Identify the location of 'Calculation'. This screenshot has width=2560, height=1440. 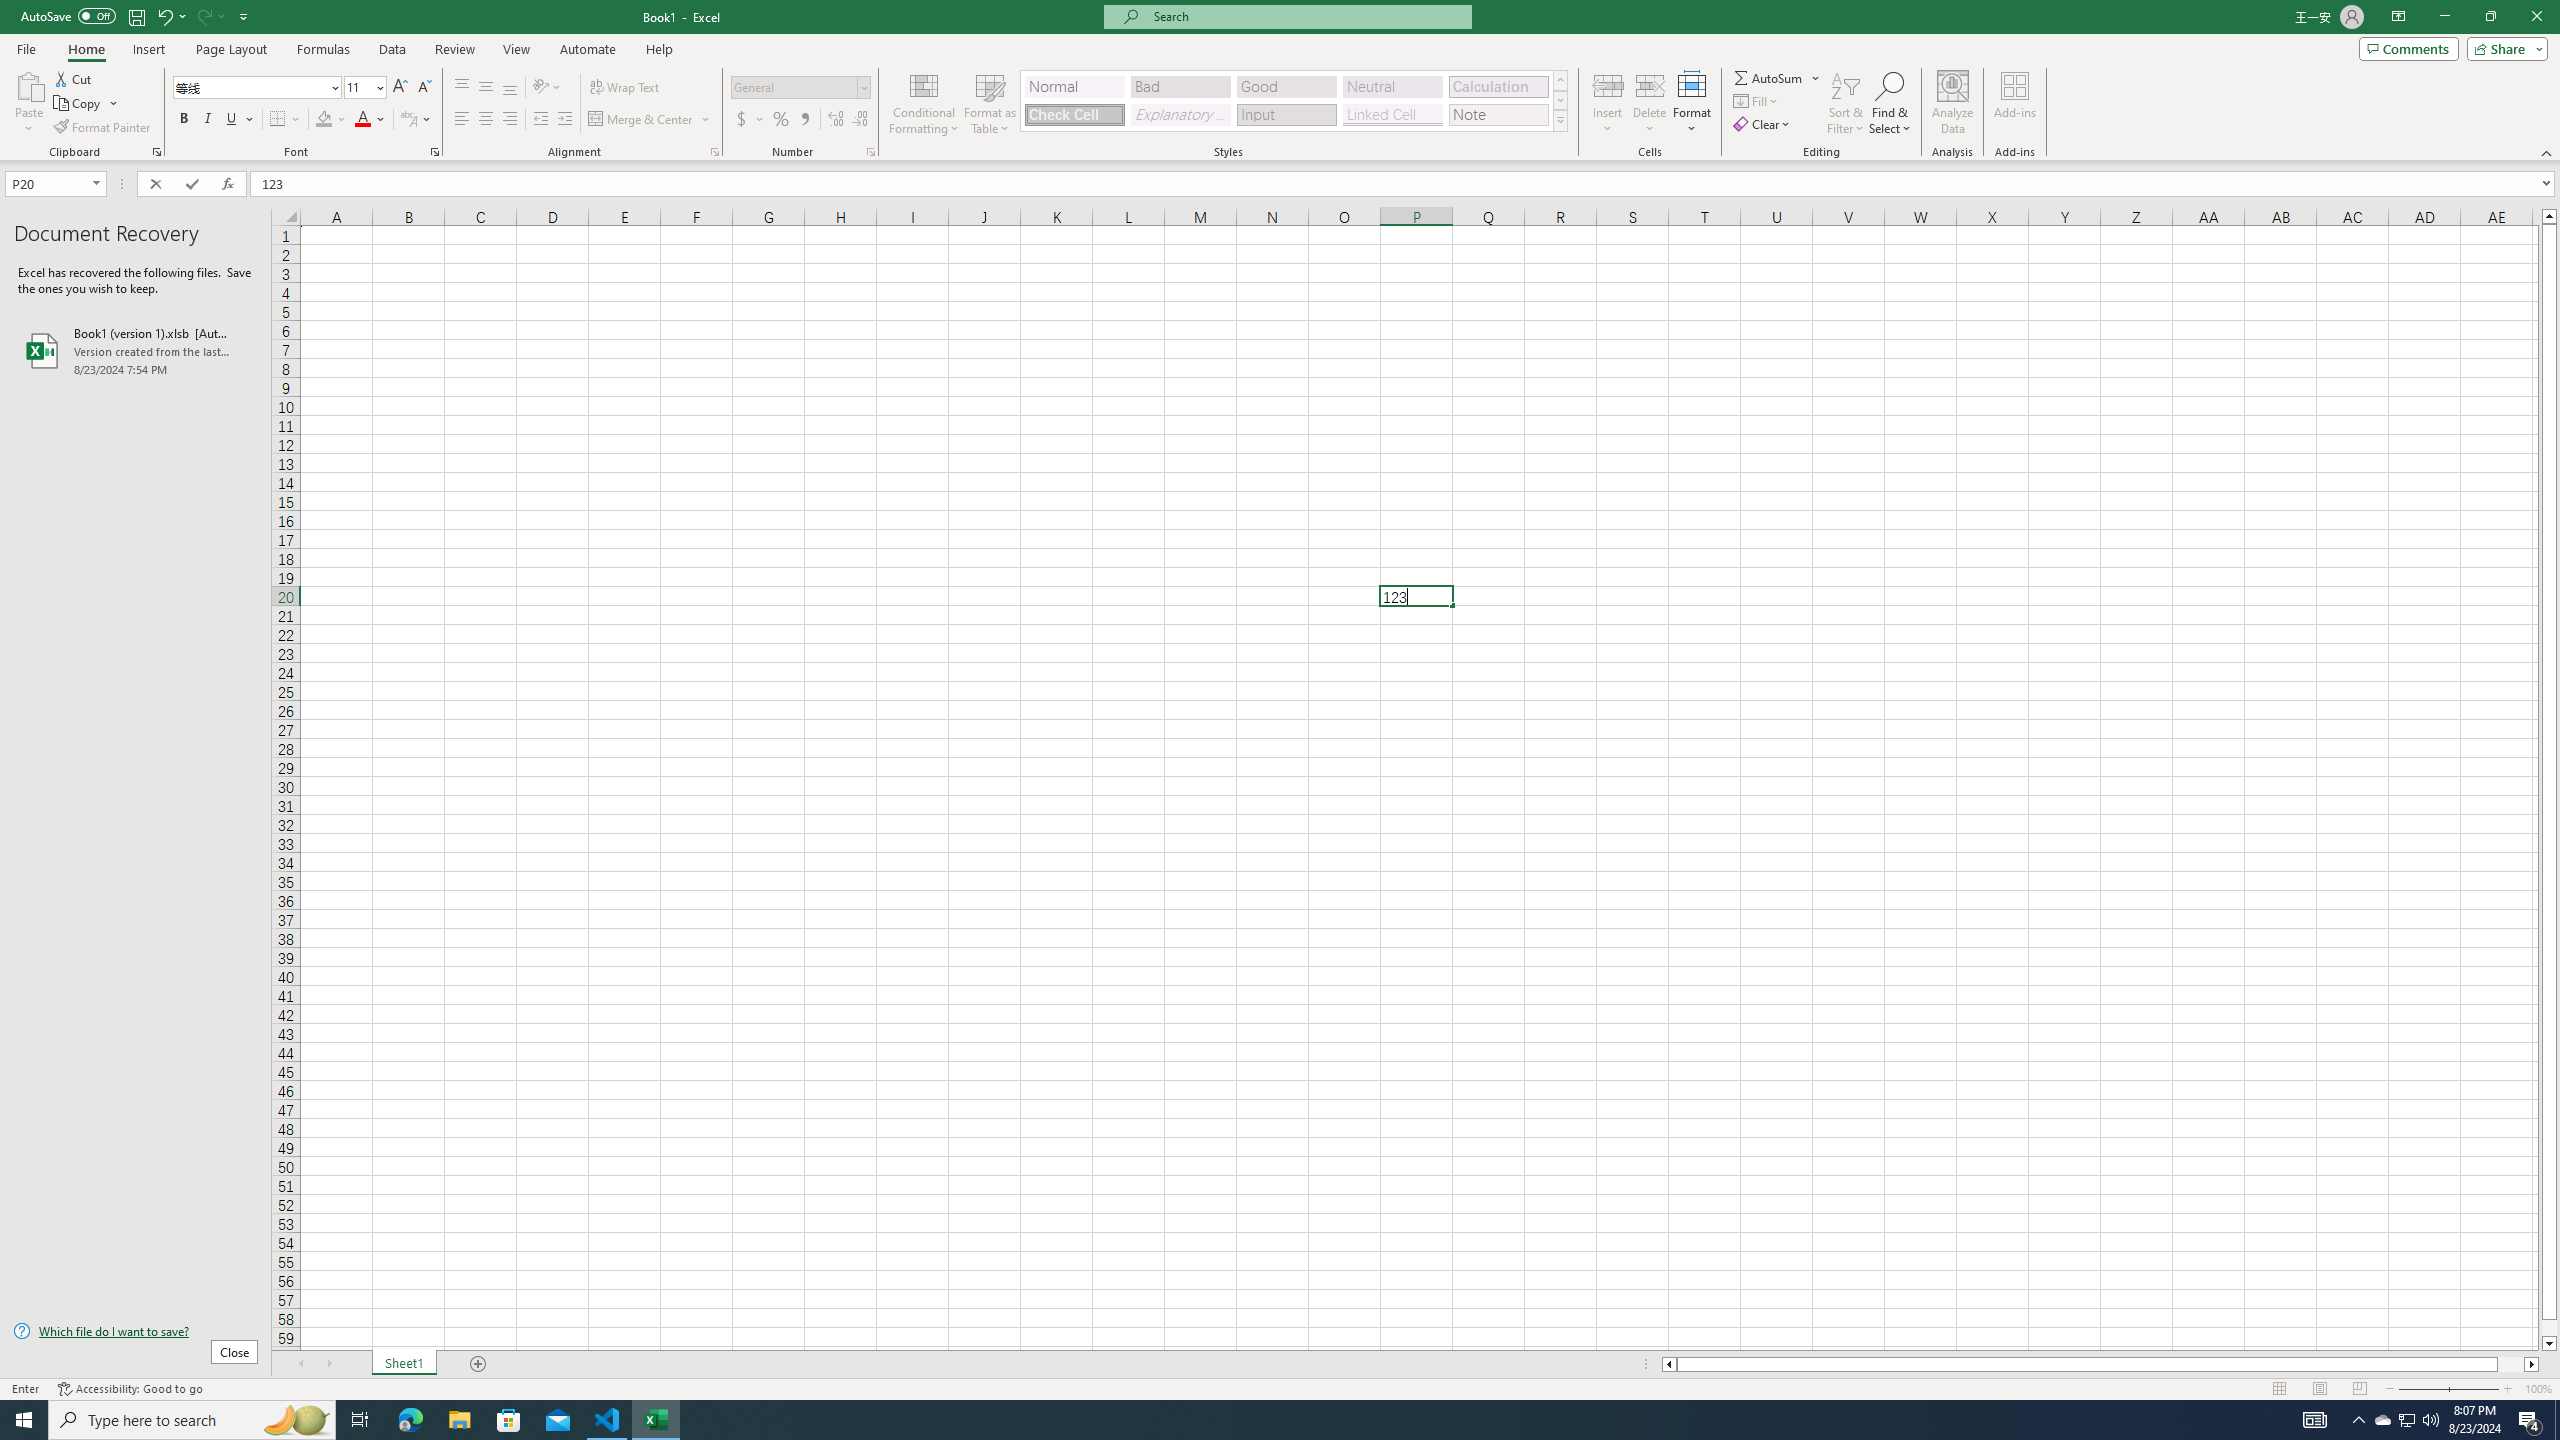
(1497, 87).